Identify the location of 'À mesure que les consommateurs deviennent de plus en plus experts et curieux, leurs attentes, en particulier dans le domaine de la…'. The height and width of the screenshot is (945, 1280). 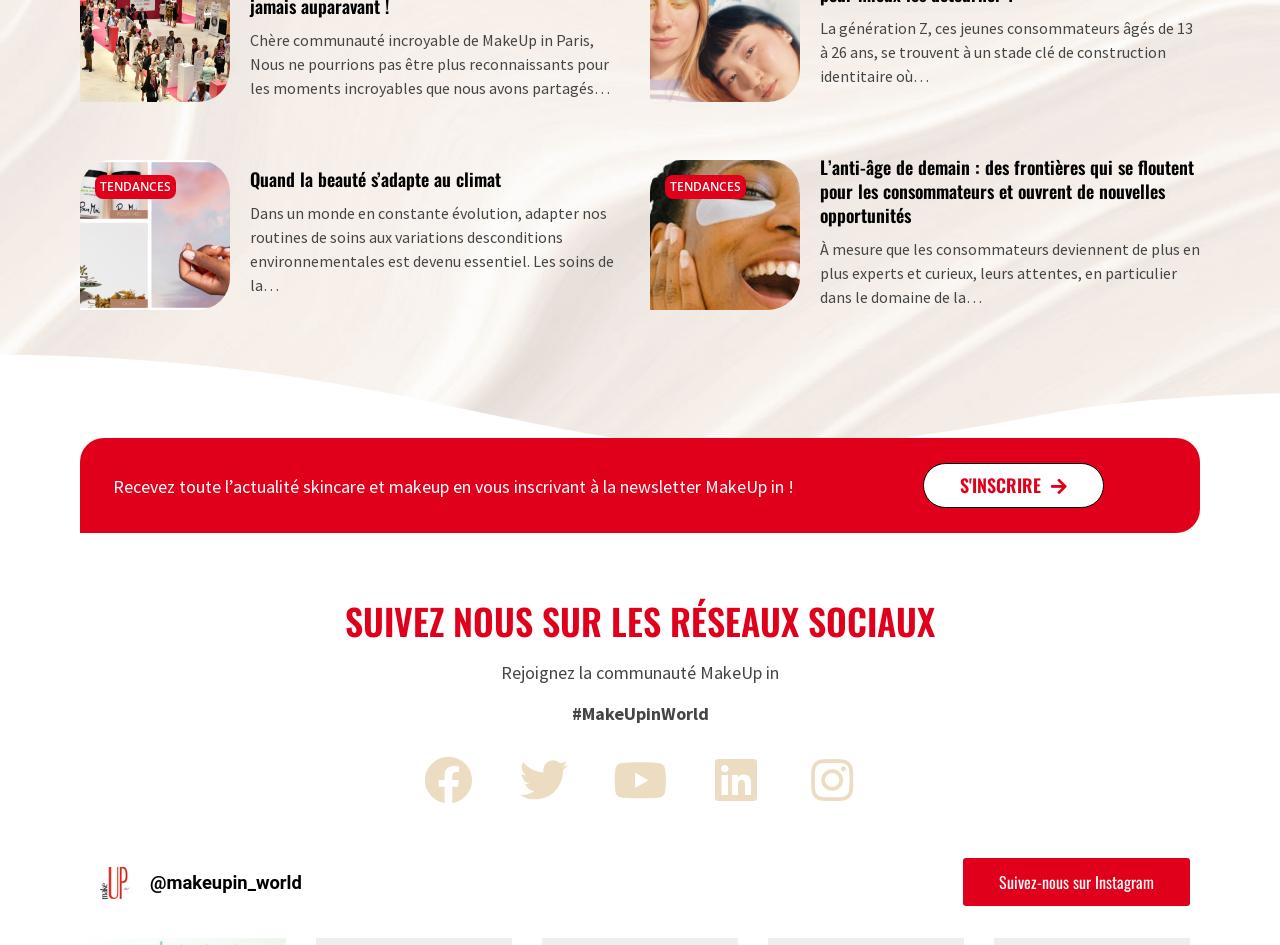
(1010, 271).